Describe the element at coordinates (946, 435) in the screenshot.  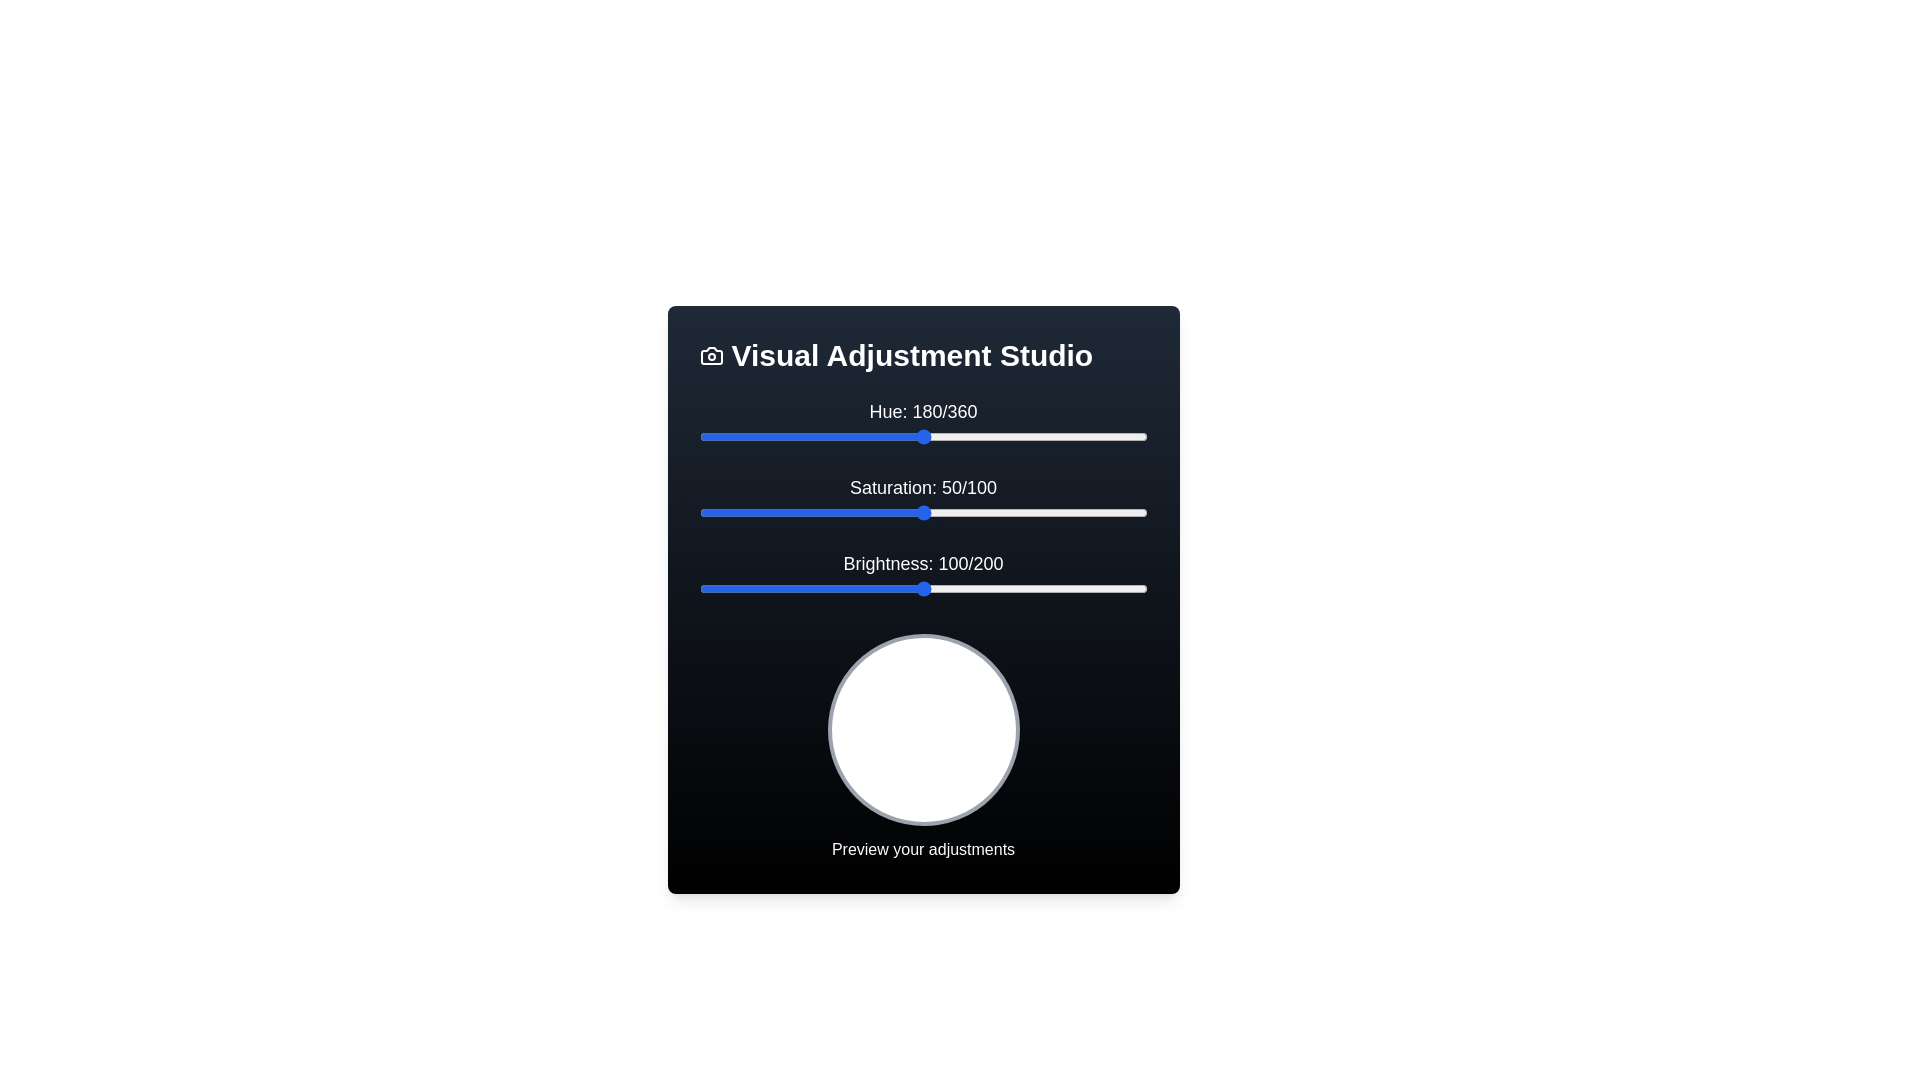
I see `the 'Hue' slider to 199 by dragging the slider` at that location.